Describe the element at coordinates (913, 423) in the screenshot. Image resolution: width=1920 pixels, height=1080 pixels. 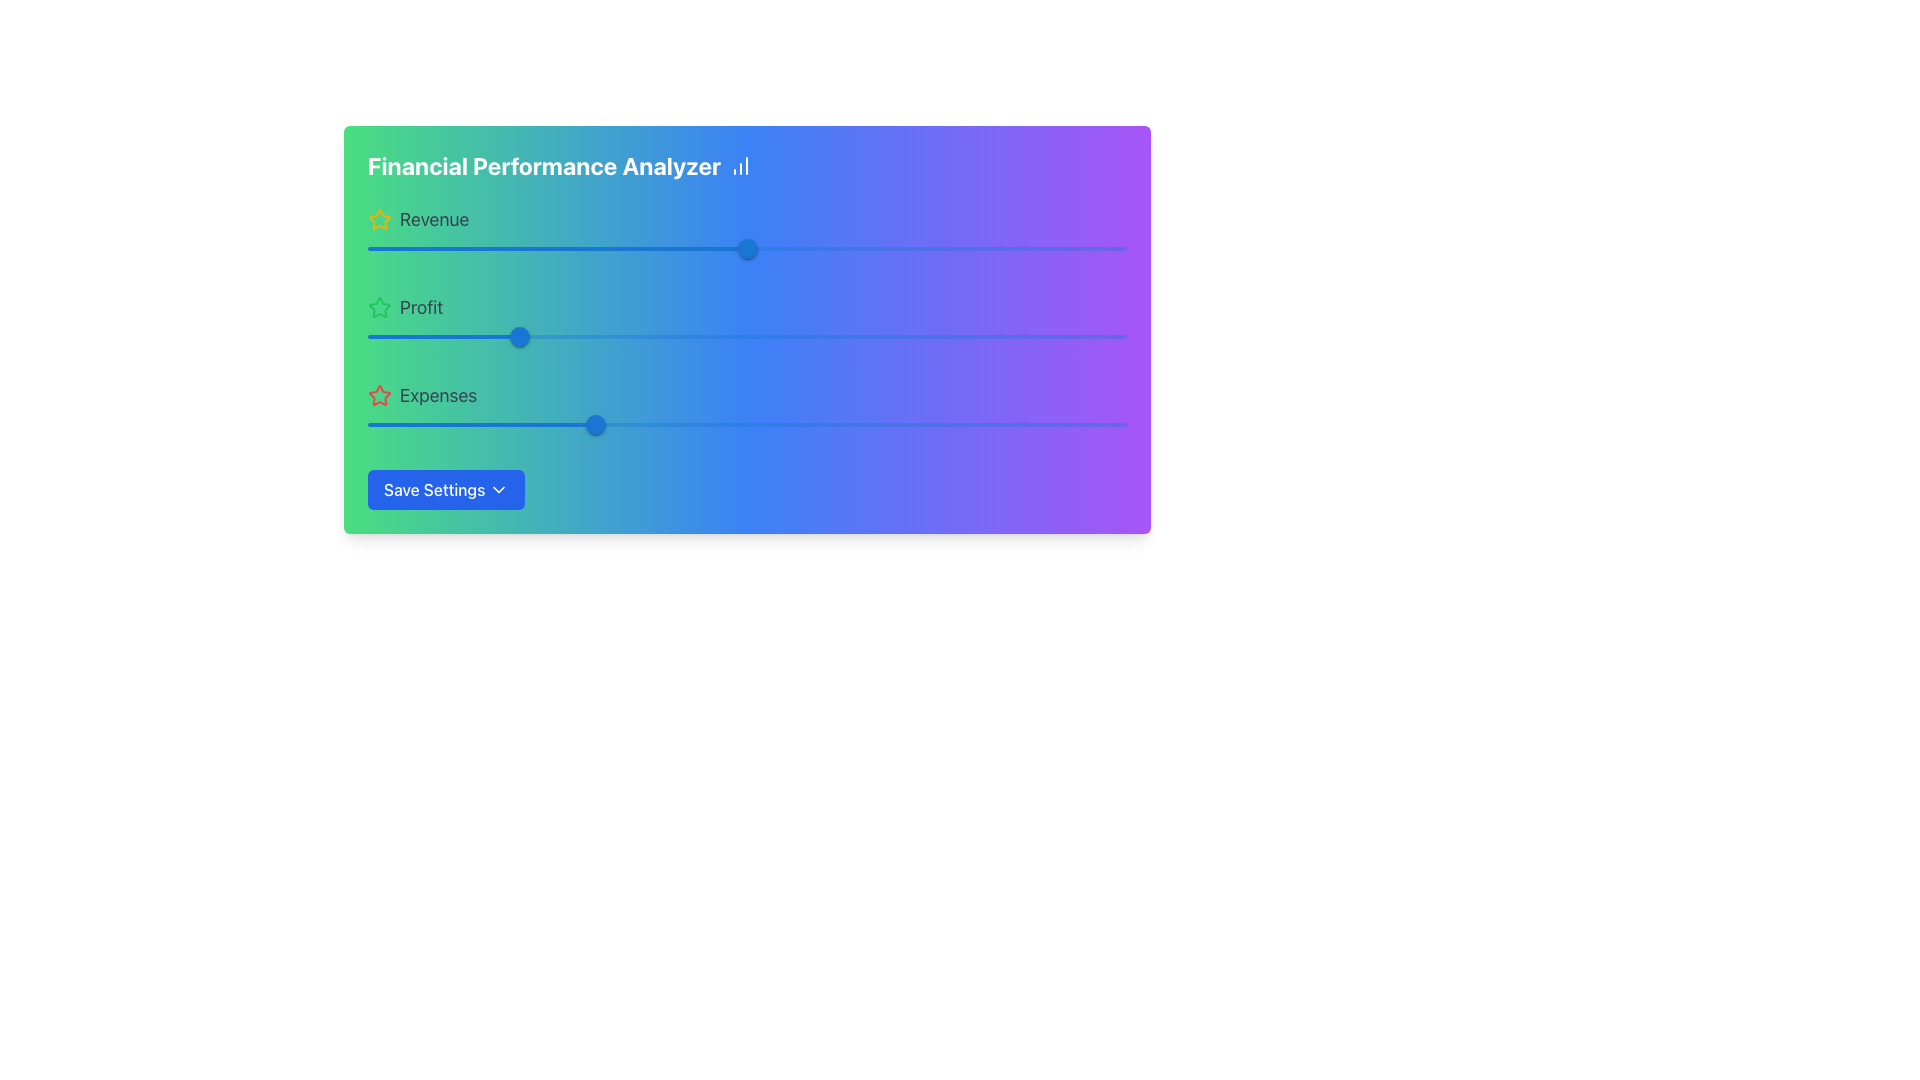
I see `the Expenses slider` at that location.